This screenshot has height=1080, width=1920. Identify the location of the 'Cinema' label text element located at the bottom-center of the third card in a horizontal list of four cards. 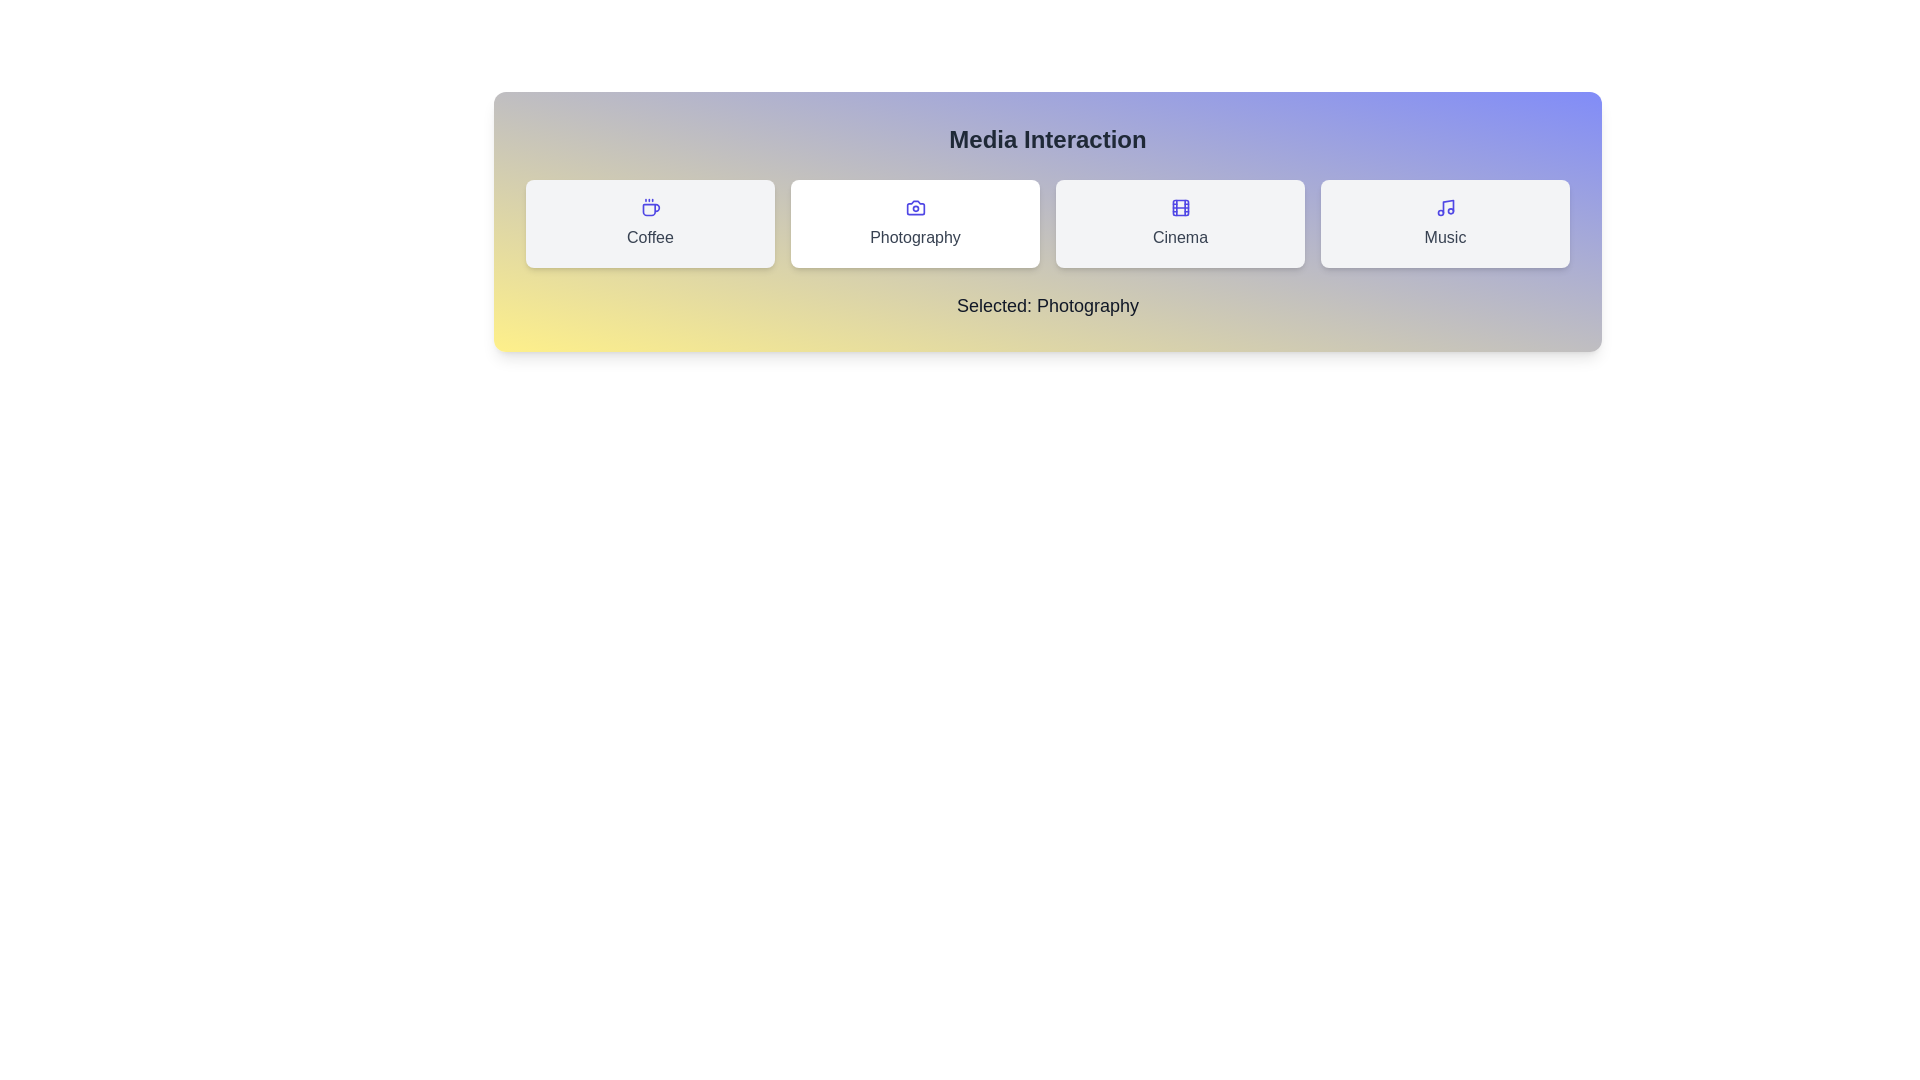
(1180, 237).